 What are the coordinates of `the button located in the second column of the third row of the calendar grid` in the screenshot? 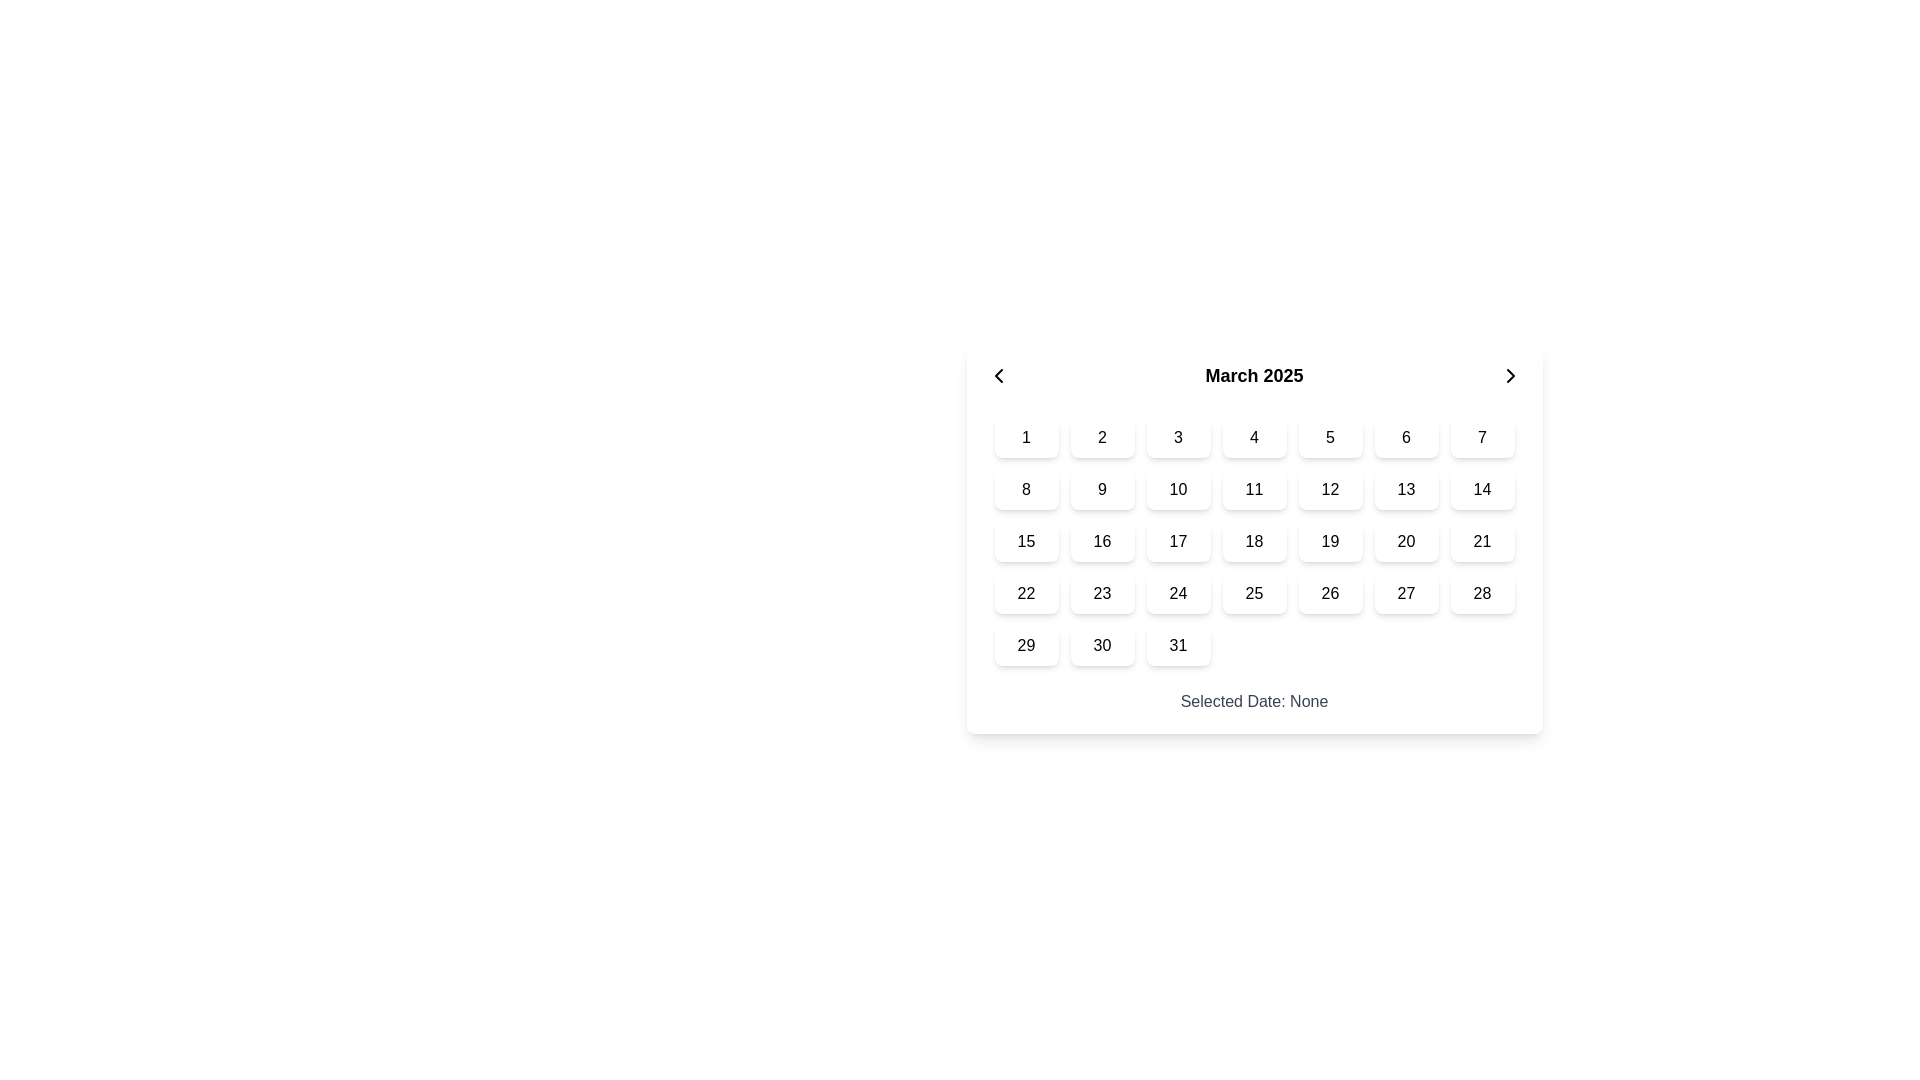 It's located at (1101, 542).